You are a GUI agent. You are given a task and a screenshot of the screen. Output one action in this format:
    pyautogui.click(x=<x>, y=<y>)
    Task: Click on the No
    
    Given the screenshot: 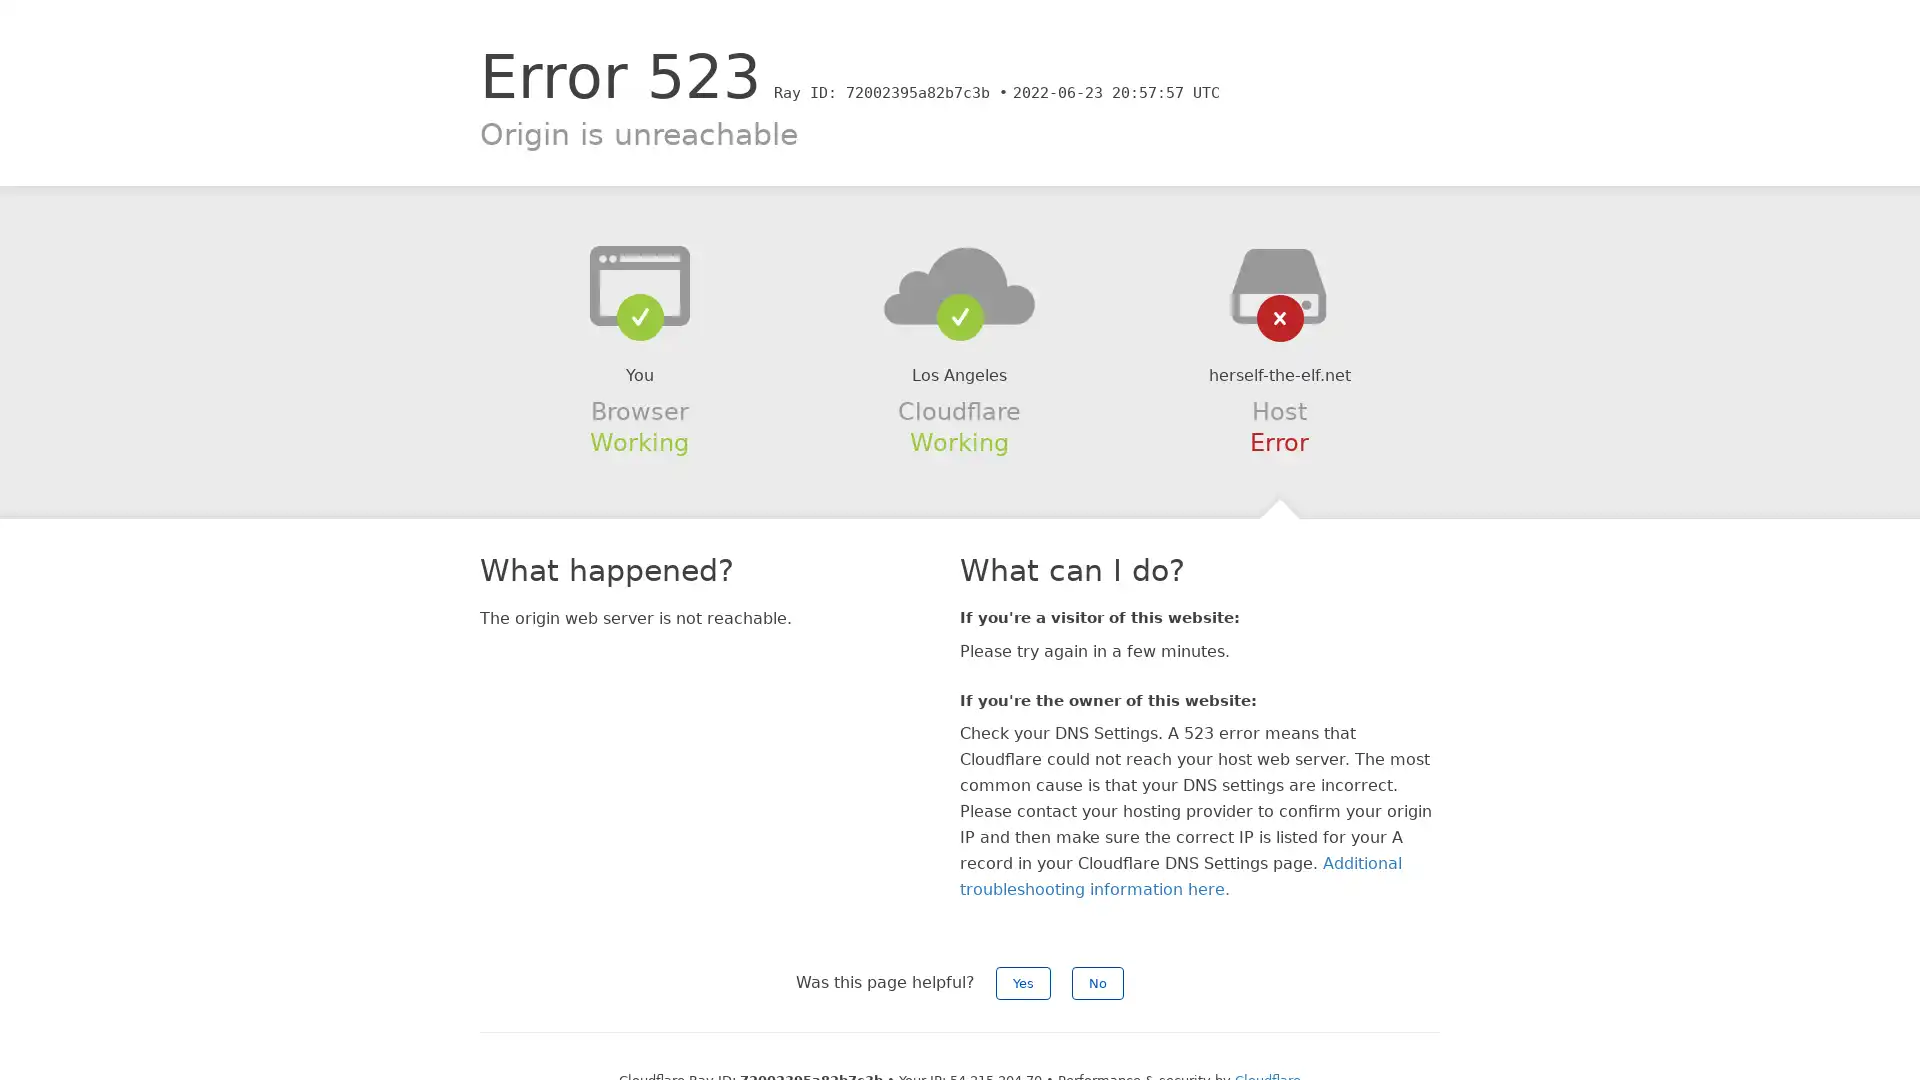 What is the action you would take?
    pyautogui.click(x=1097, y=982)
    